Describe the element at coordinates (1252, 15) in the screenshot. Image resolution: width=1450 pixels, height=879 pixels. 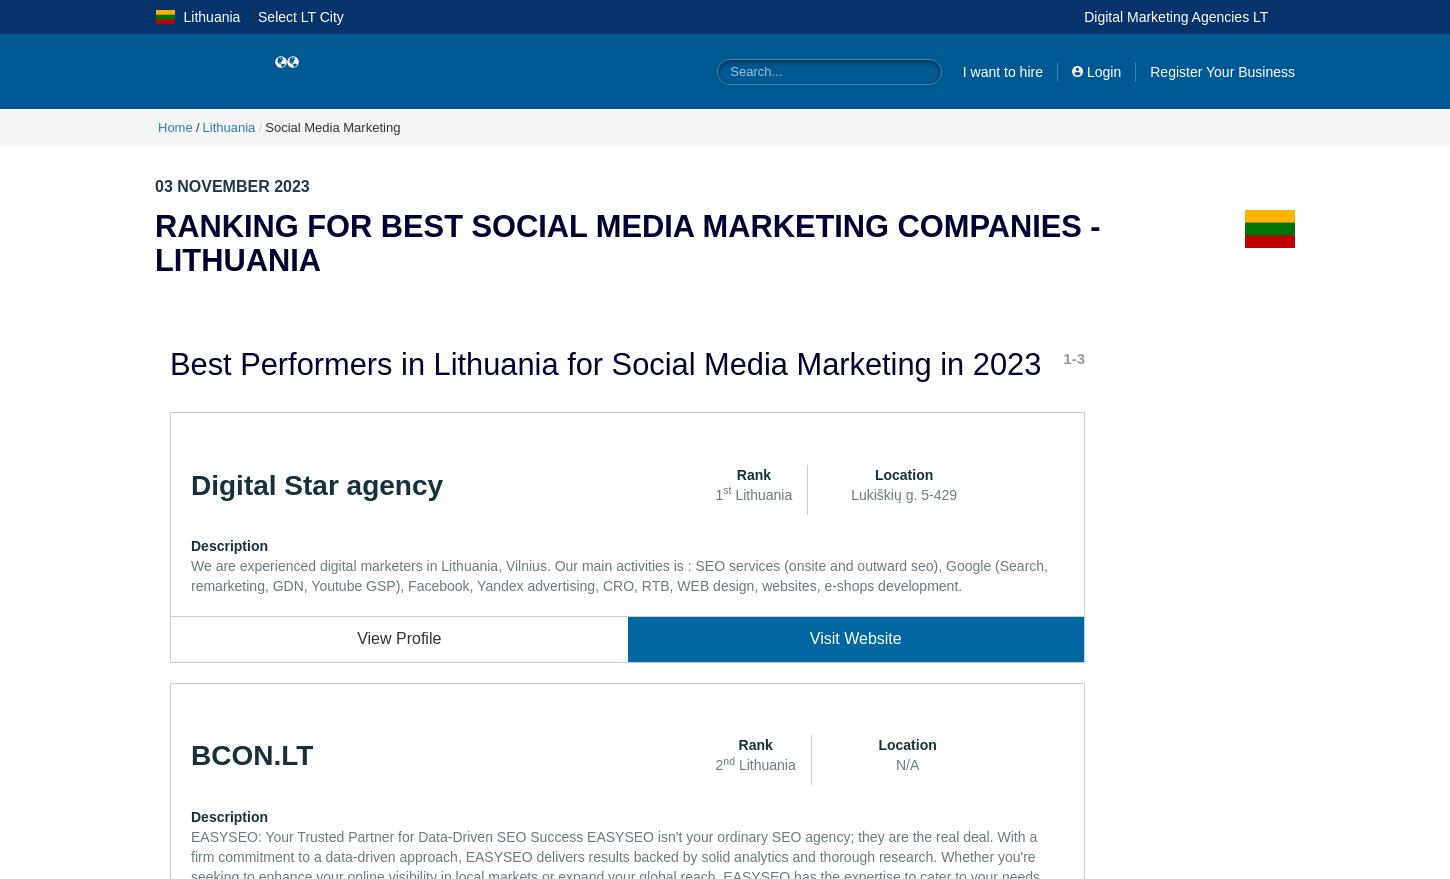
I see `'lt'` at that location.